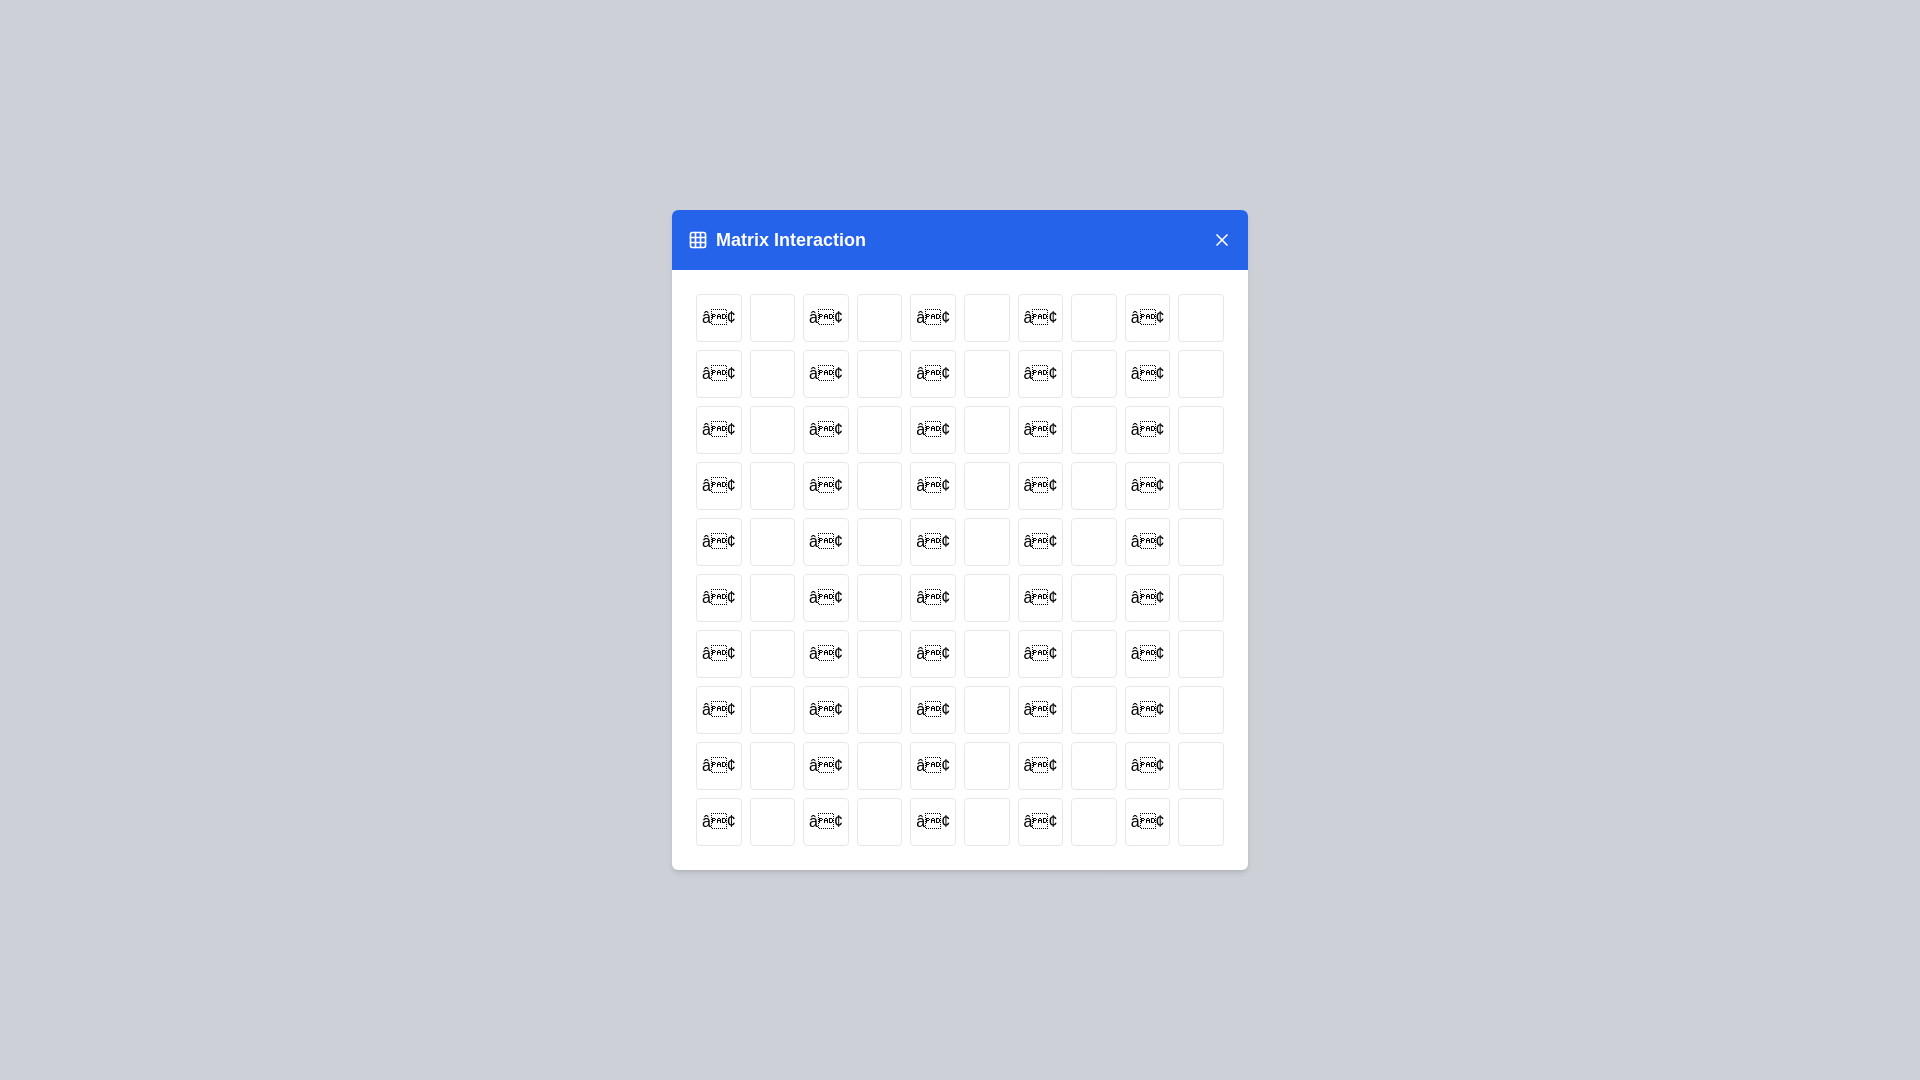 The height and width of the screenshot is (1080, 1920). What do you see at coordinates (1221, 238) in the screenshot?
I see `the close button to toggle the dialog visibility` at bounding box center [1221, 238].